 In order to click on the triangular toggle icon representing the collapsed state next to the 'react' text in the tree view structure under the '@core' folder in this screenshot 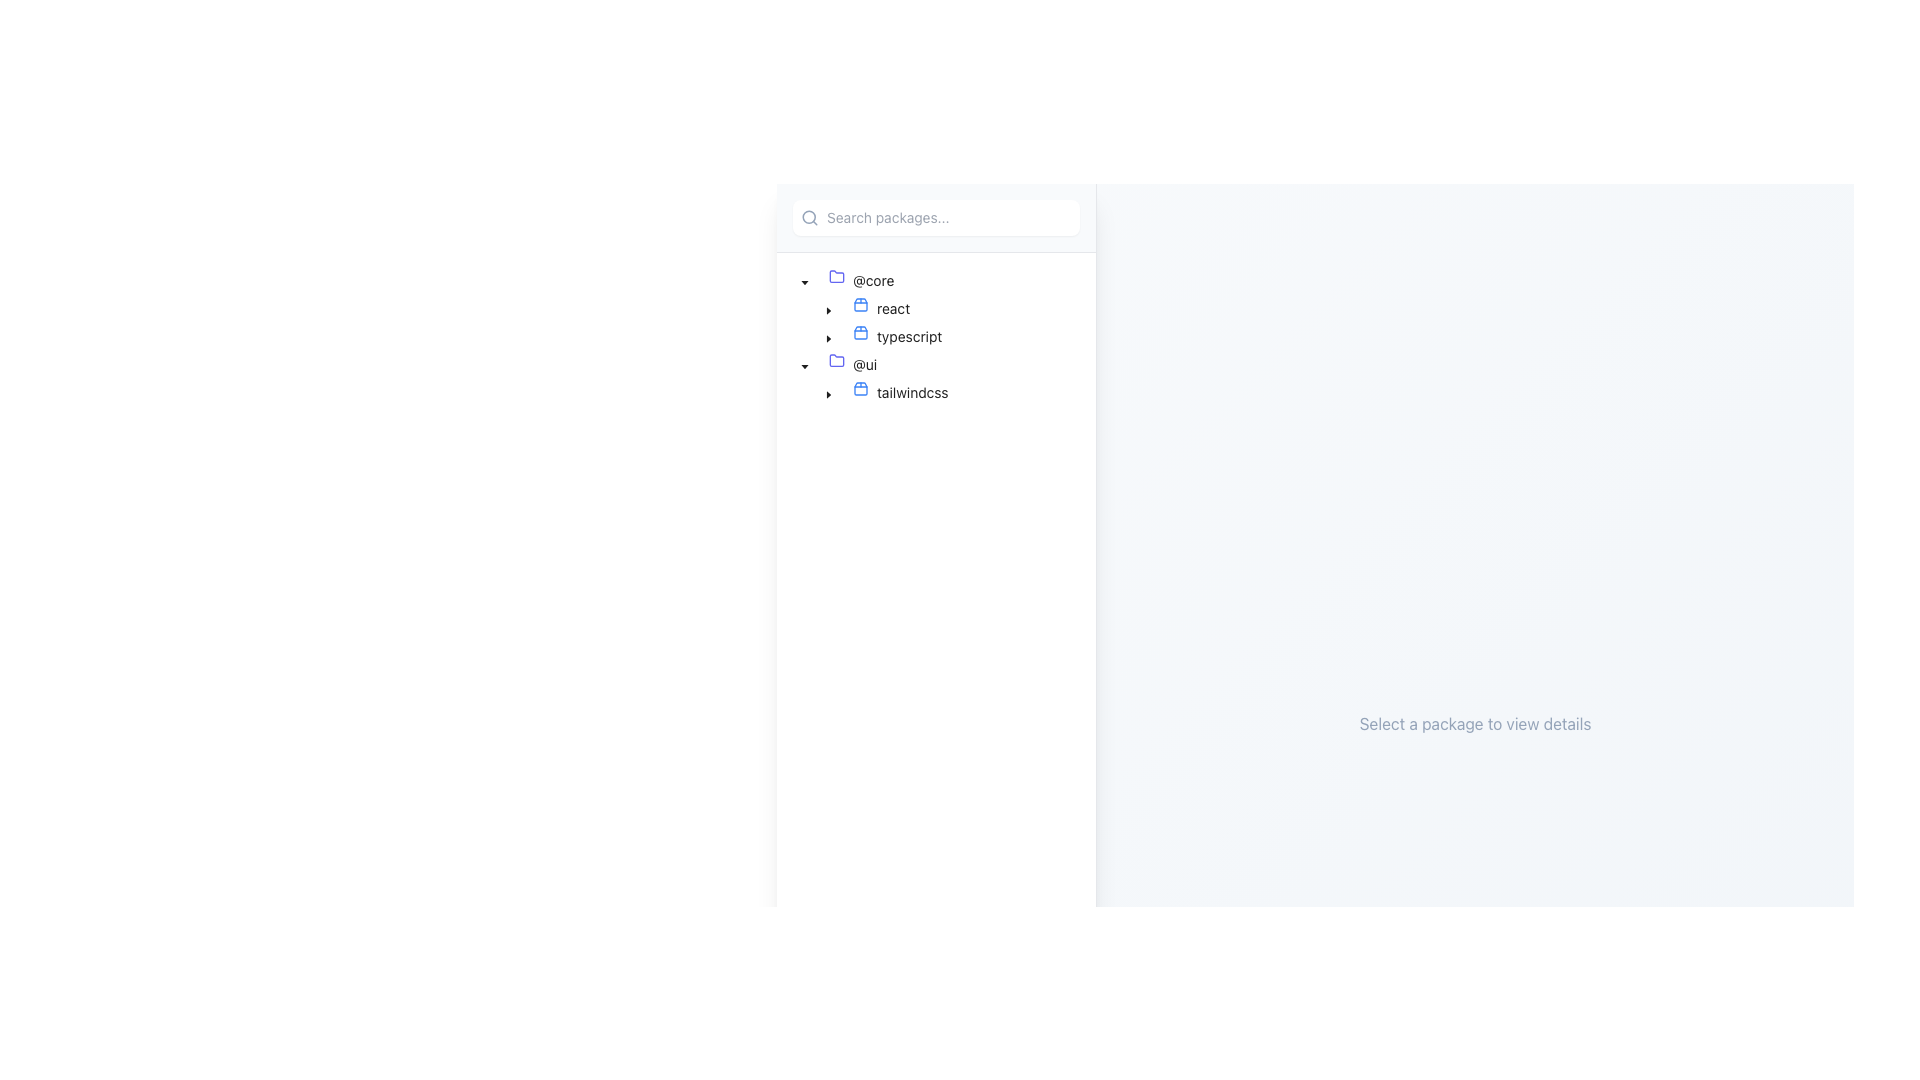, I will do `click(829, 308)`.